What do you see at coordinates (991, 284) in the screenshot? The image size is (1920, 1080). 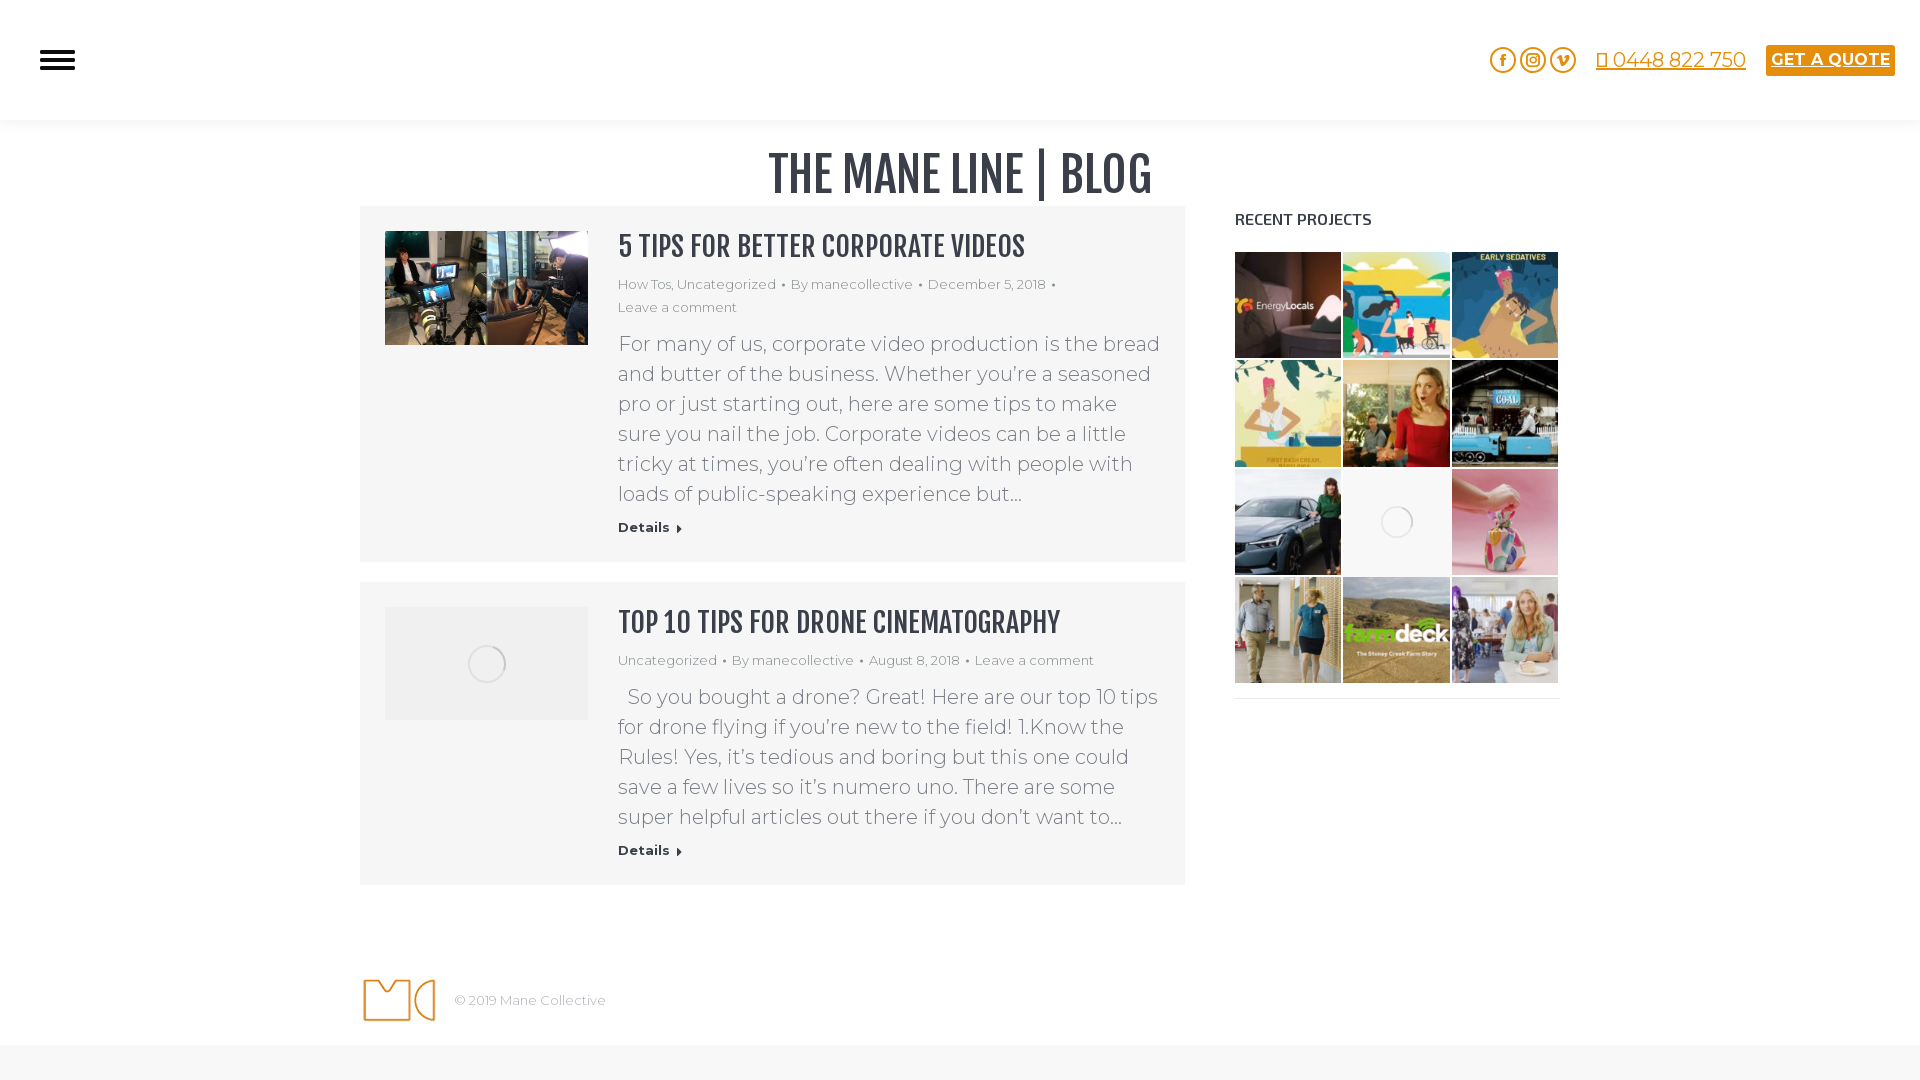 I see `'December 5, 2018'` at bounding box center [991, 284].